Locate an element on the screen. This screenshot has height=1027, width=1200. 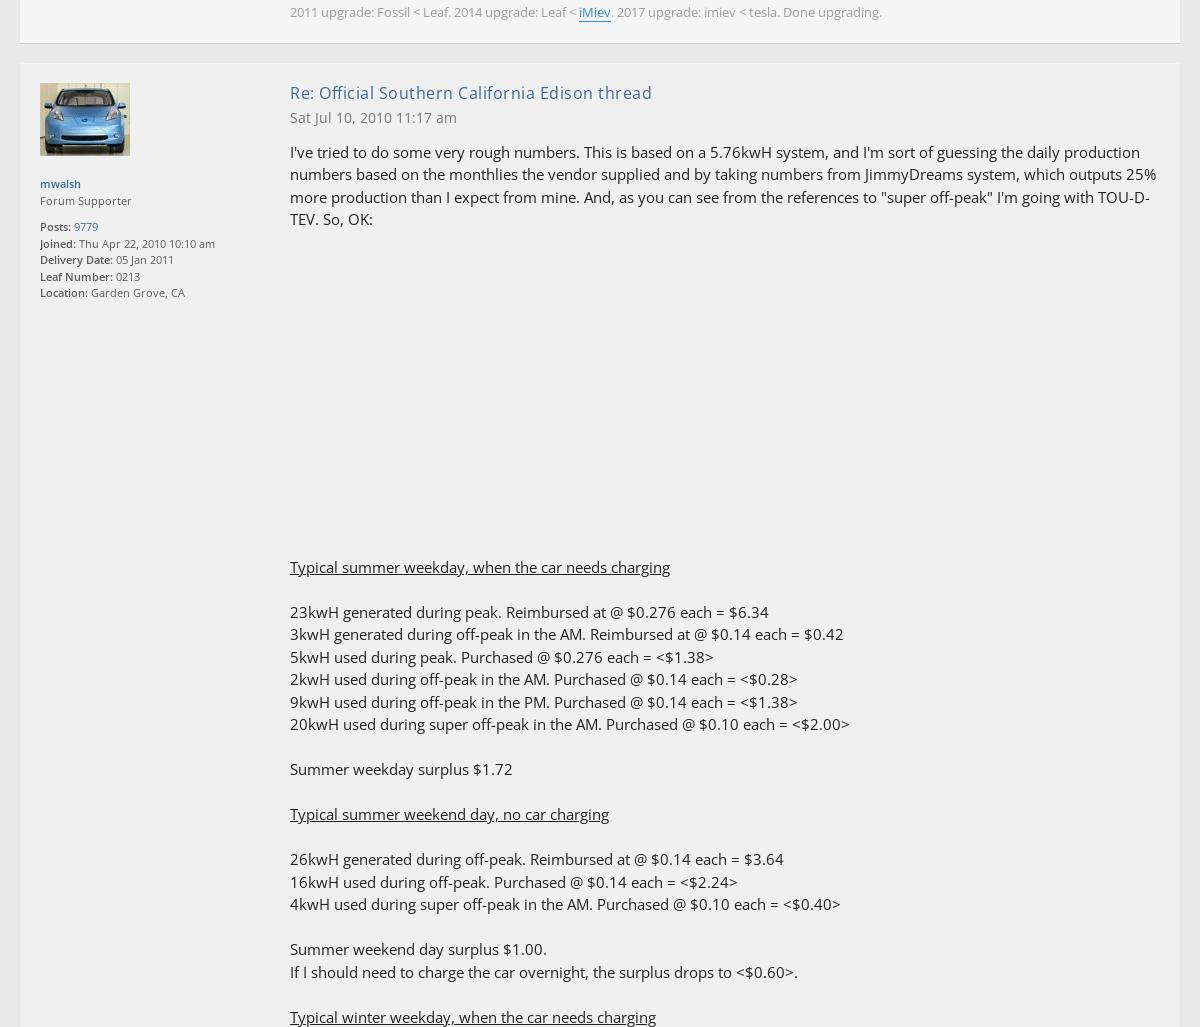
'Thu Apr 22, 2010 10:10 am' is located at coordinates (145, 242).